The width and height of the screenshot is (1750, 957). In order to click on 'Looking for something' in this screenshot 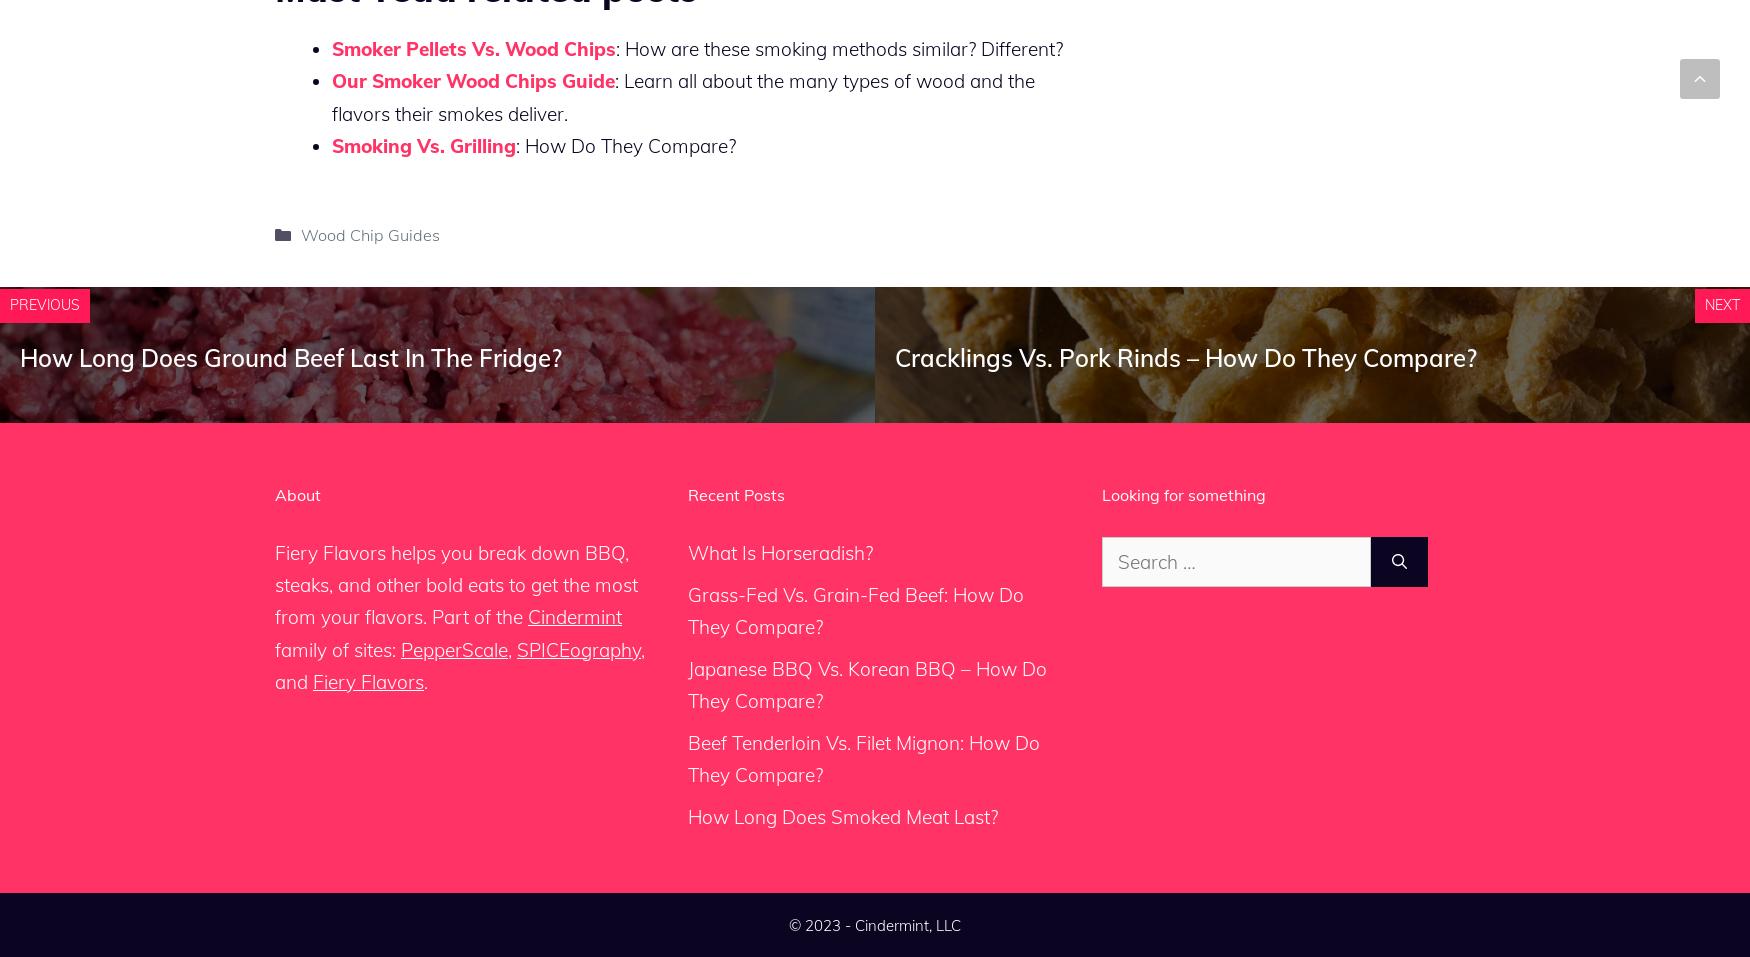, I will do `click(1182, 494)`.